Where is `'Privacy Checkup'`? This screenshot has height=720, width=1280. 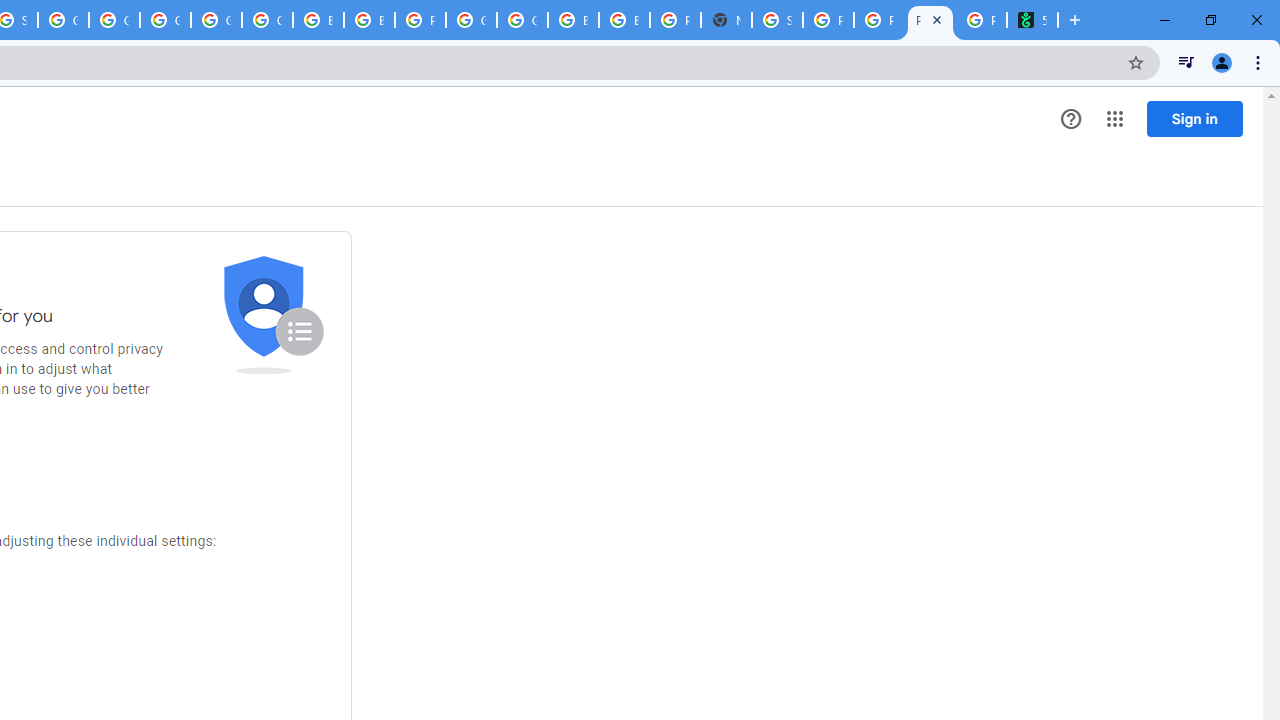 'Privacy Checkup' is located at coordinates (879, 20).